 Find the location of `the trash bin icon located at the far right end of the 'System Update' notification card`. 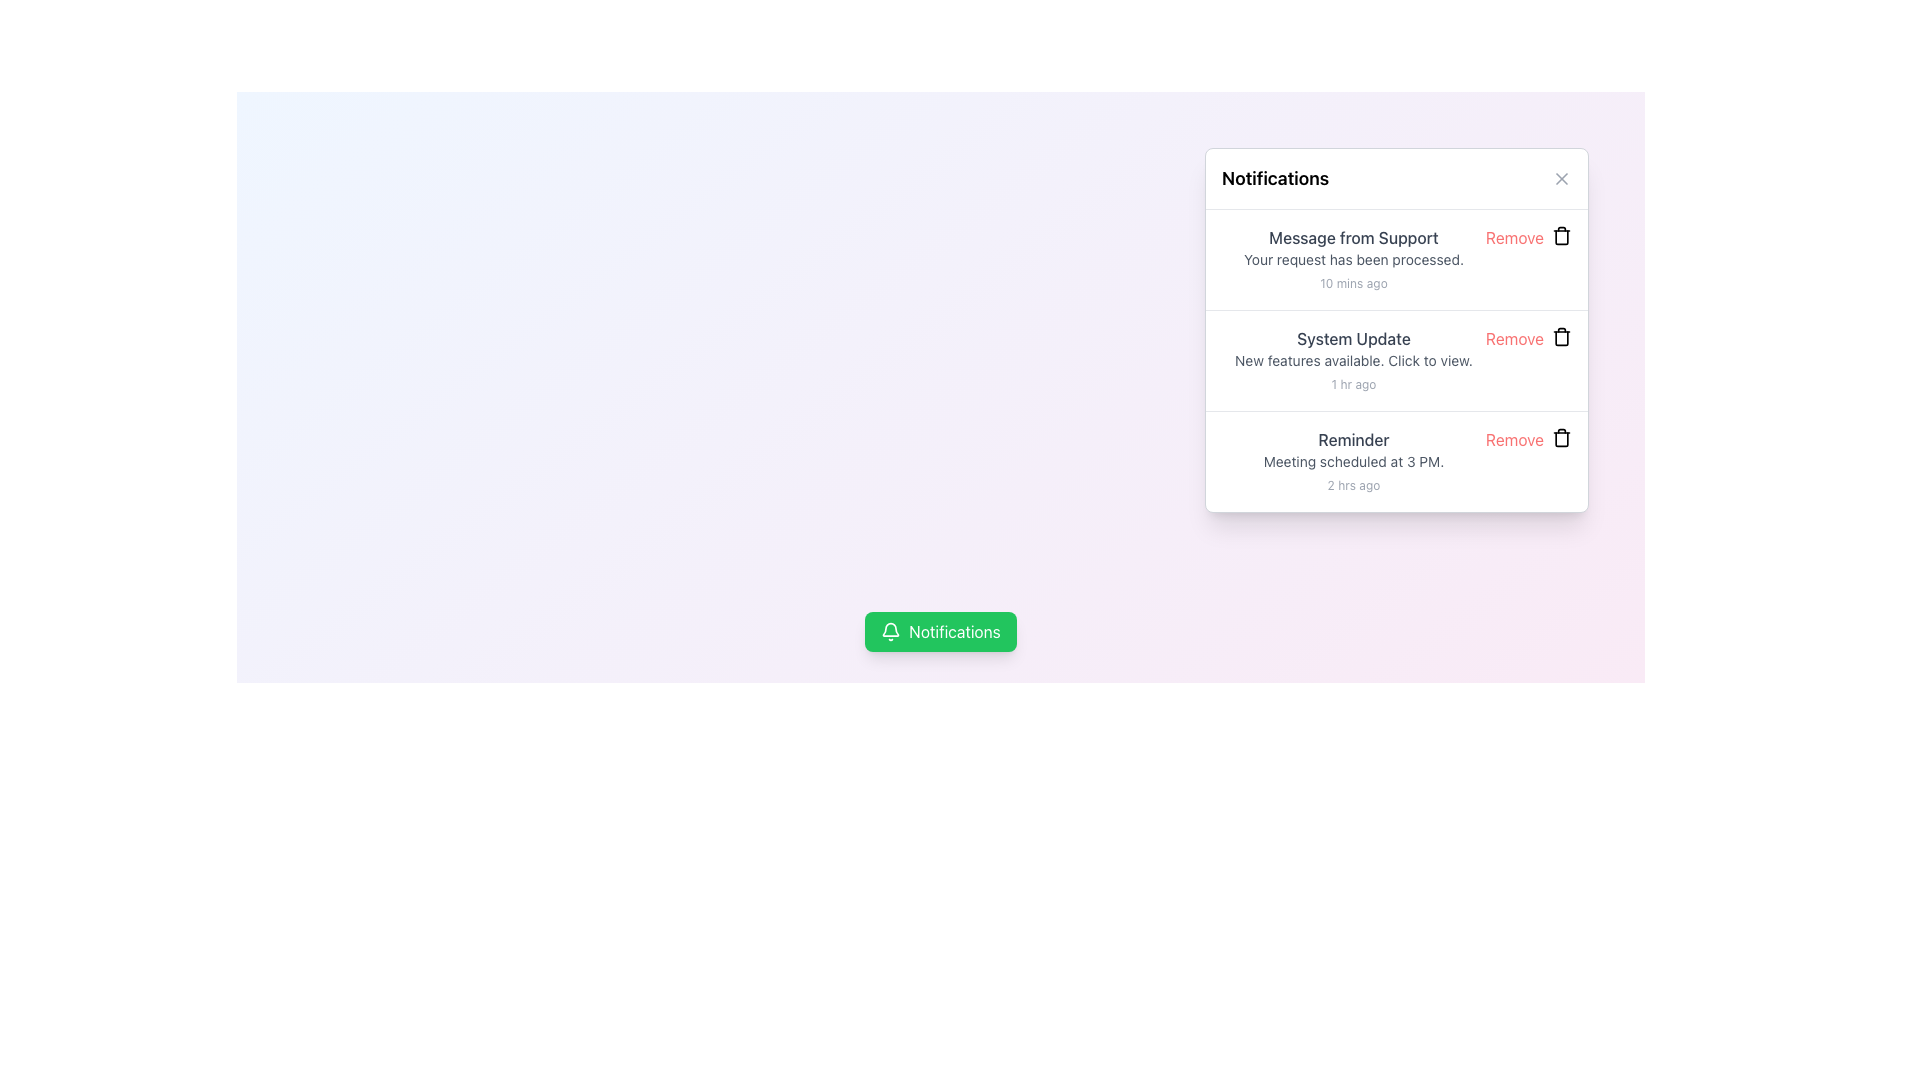

the trash bin icon located at the far right end of the 'System Update' notification card is located at coordinates (1560, 335).